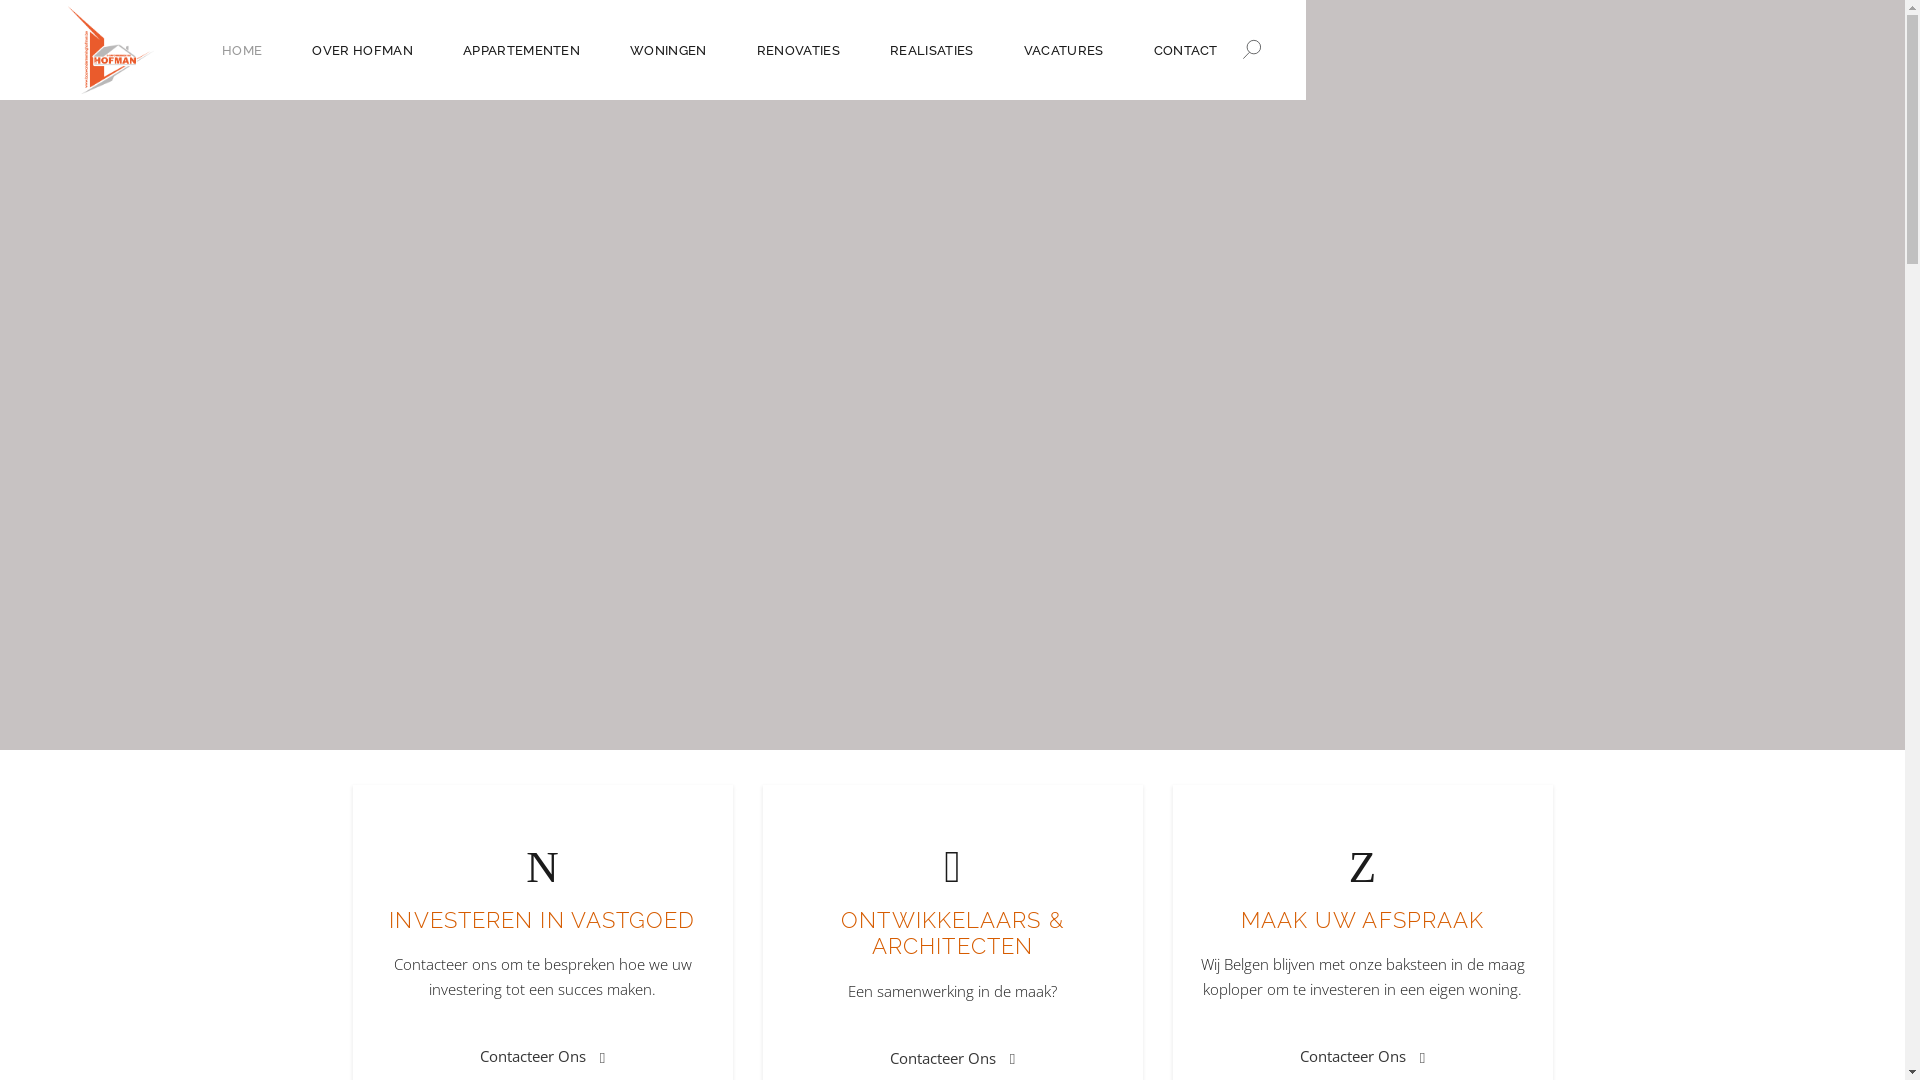  What do you see at coordinates (951, 1056) in the screenshot?
I see `'Contacteer Ons'` at bounding box center [951, 1056].